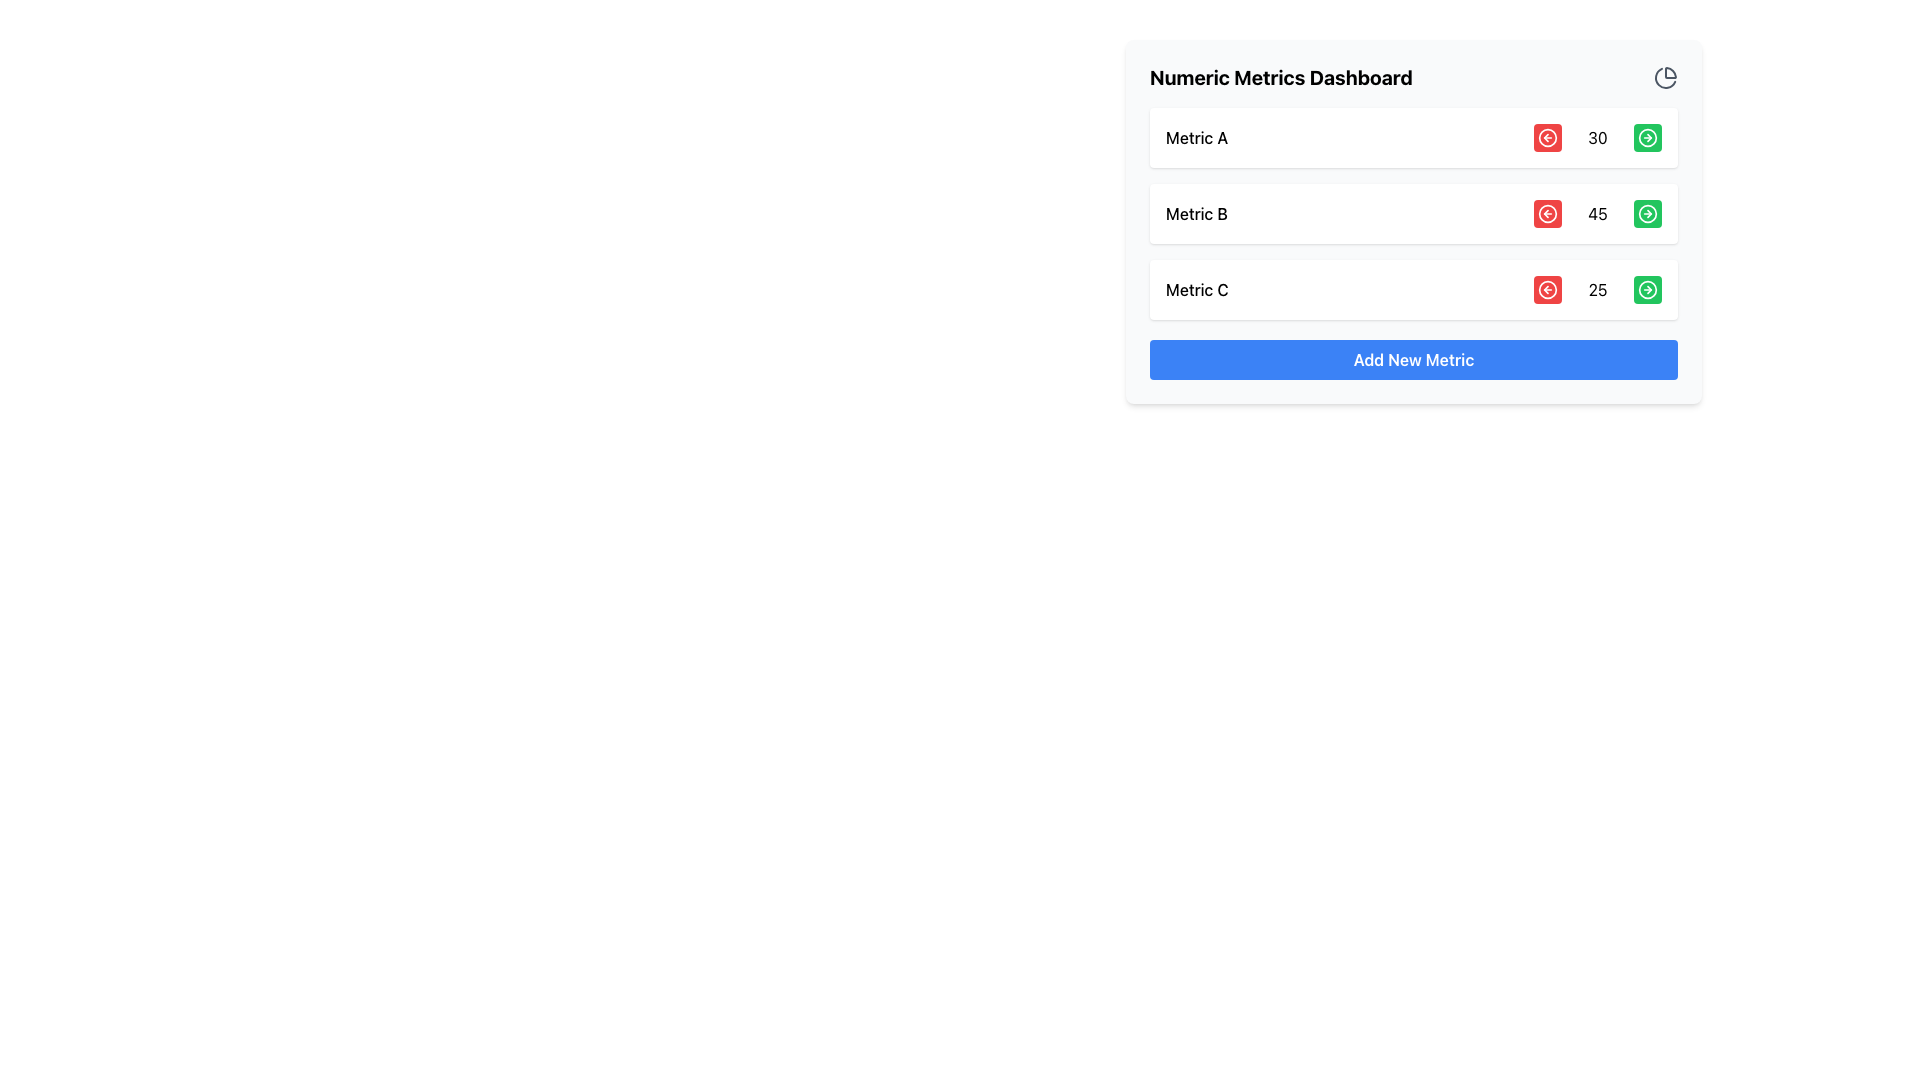 Image resolution: width=1920 pixels, height=1080 pixels. What do you see at coordinates (1647, 137) in the screenshot?
I see `the green circular icon with a white border and a right-pointing arrow, located in the 'Numeric Metrics Dashboard' section` at bounding box center [1647, 137].